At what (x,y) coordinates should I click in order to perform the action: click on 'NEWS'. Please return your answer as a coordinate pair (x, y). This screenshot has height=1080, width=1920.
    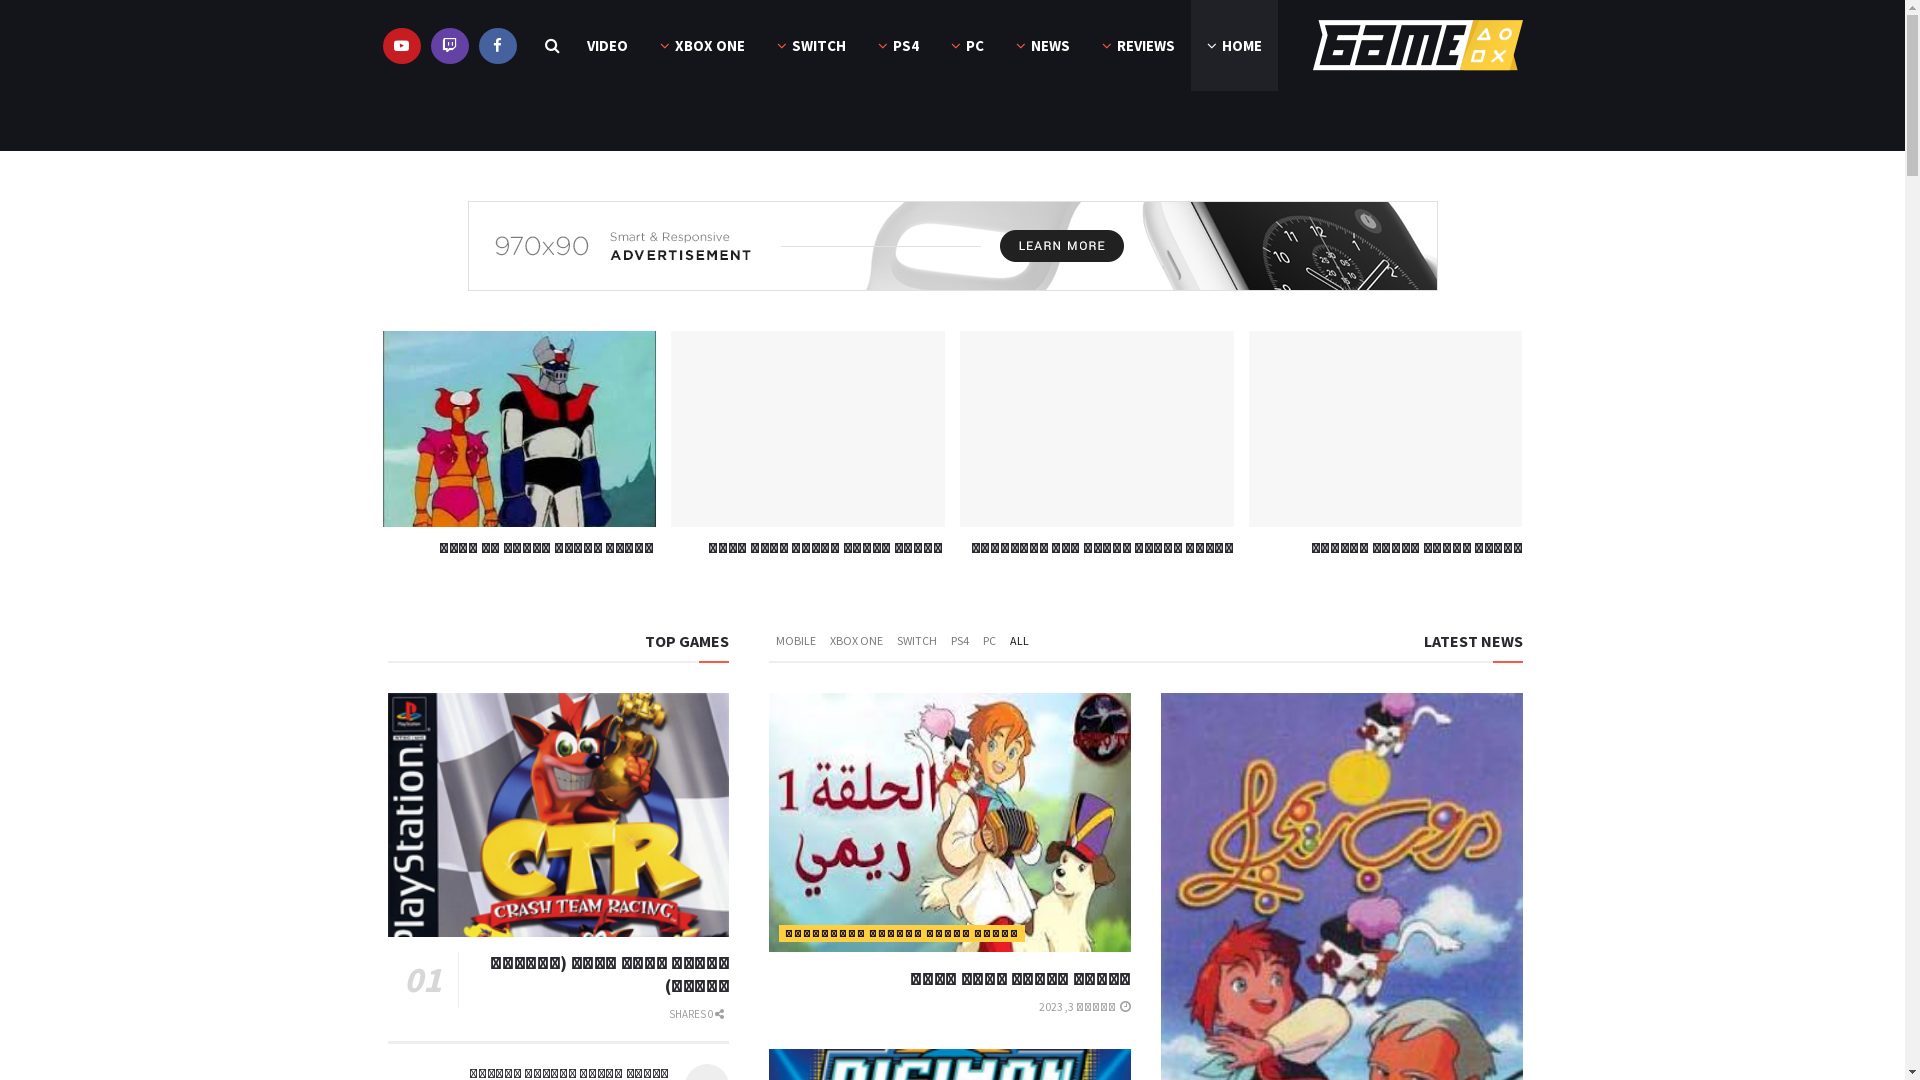
    Looking at the image, I should click on (999, 45).